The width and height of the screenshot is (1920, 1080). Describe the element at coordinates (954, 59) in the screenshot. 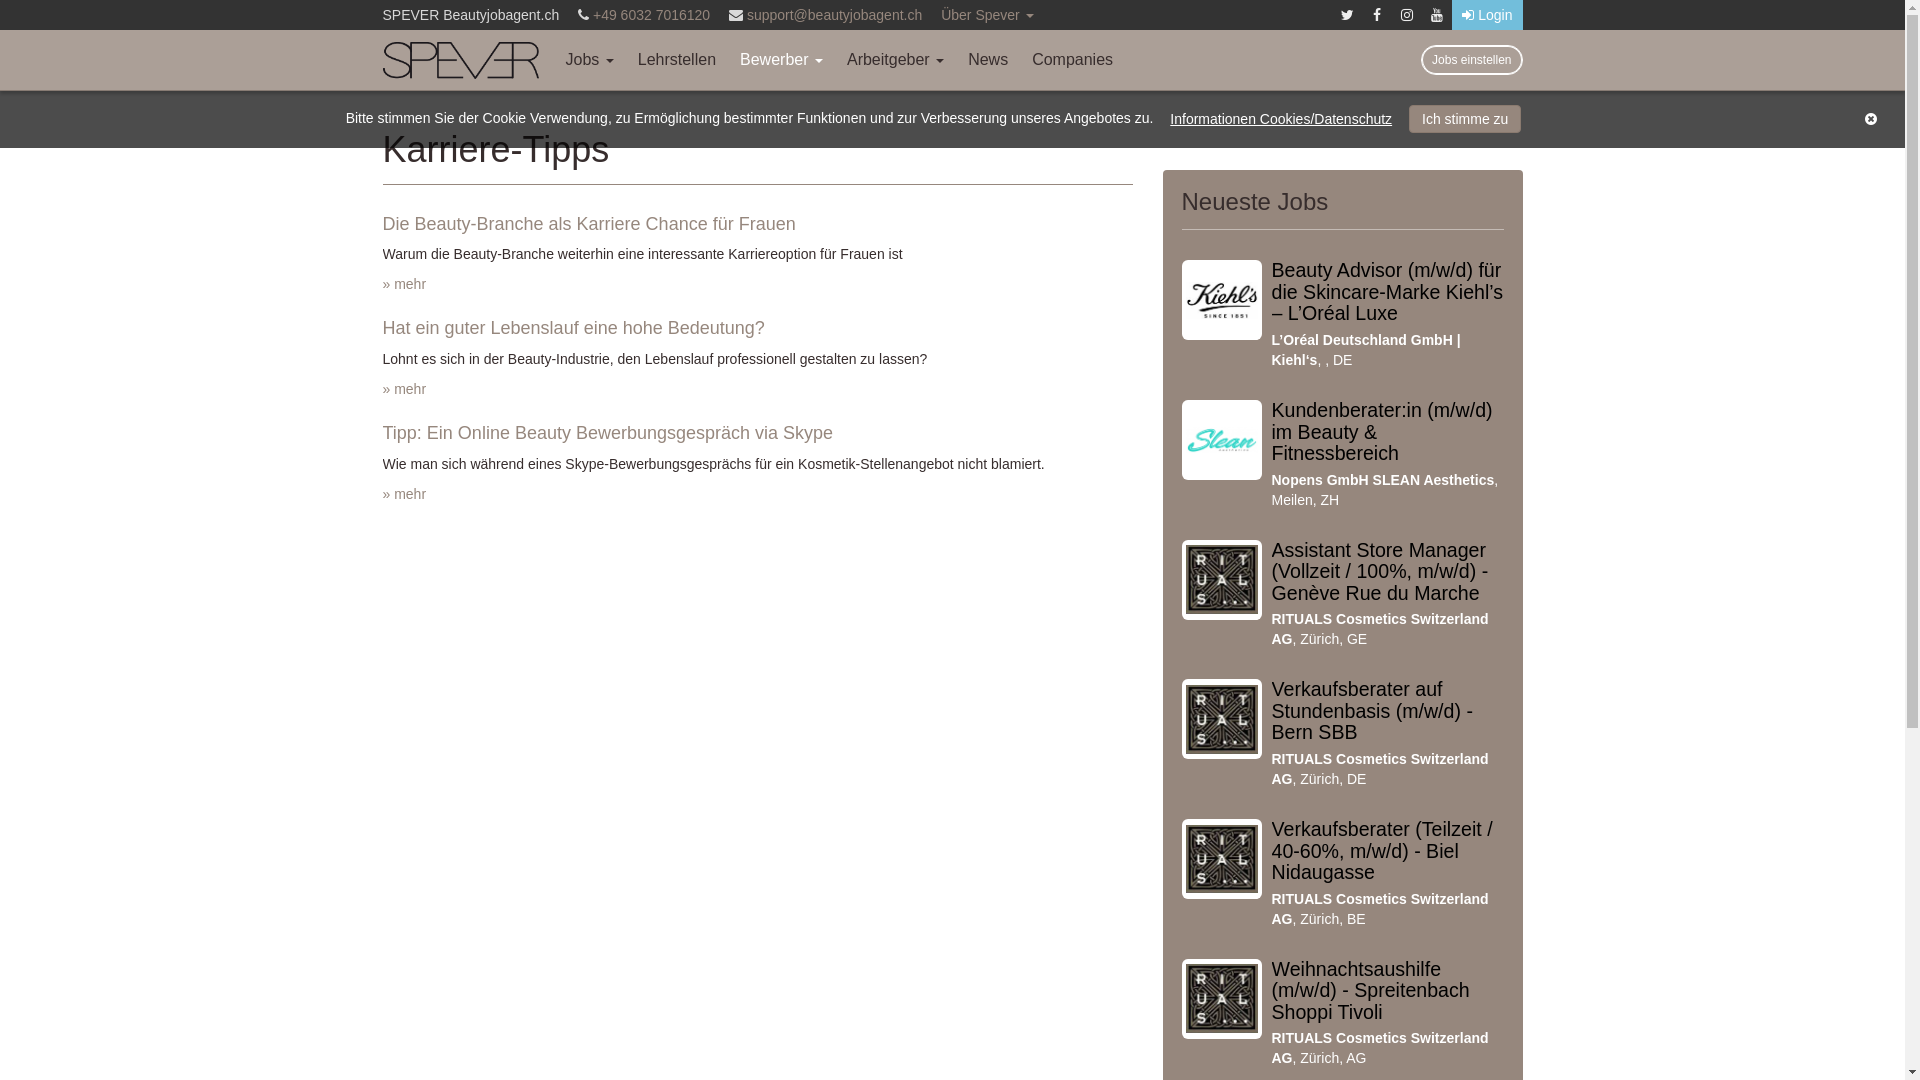

I see `'News'` at that location.